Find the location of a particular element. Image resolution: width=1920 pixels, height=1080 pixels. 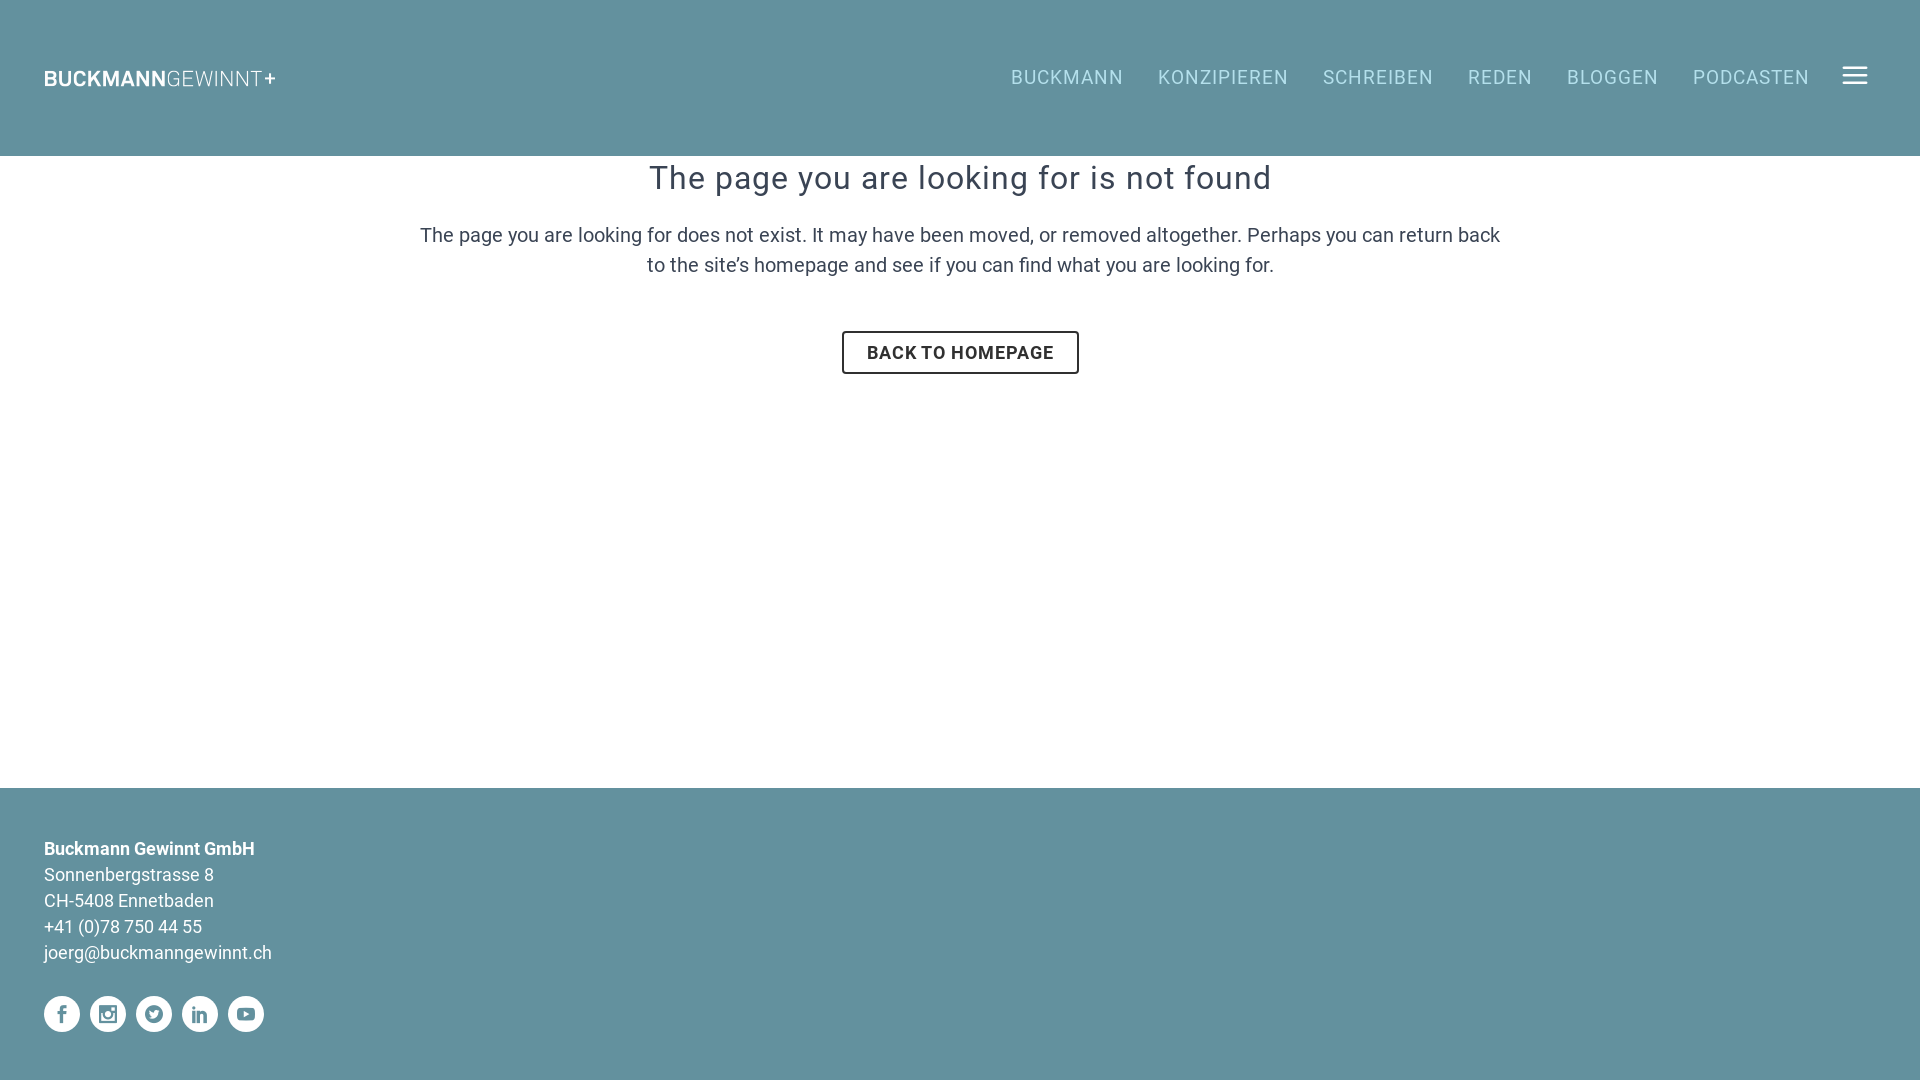

'BLOGGEN' is located at coordinates (1612, 76).